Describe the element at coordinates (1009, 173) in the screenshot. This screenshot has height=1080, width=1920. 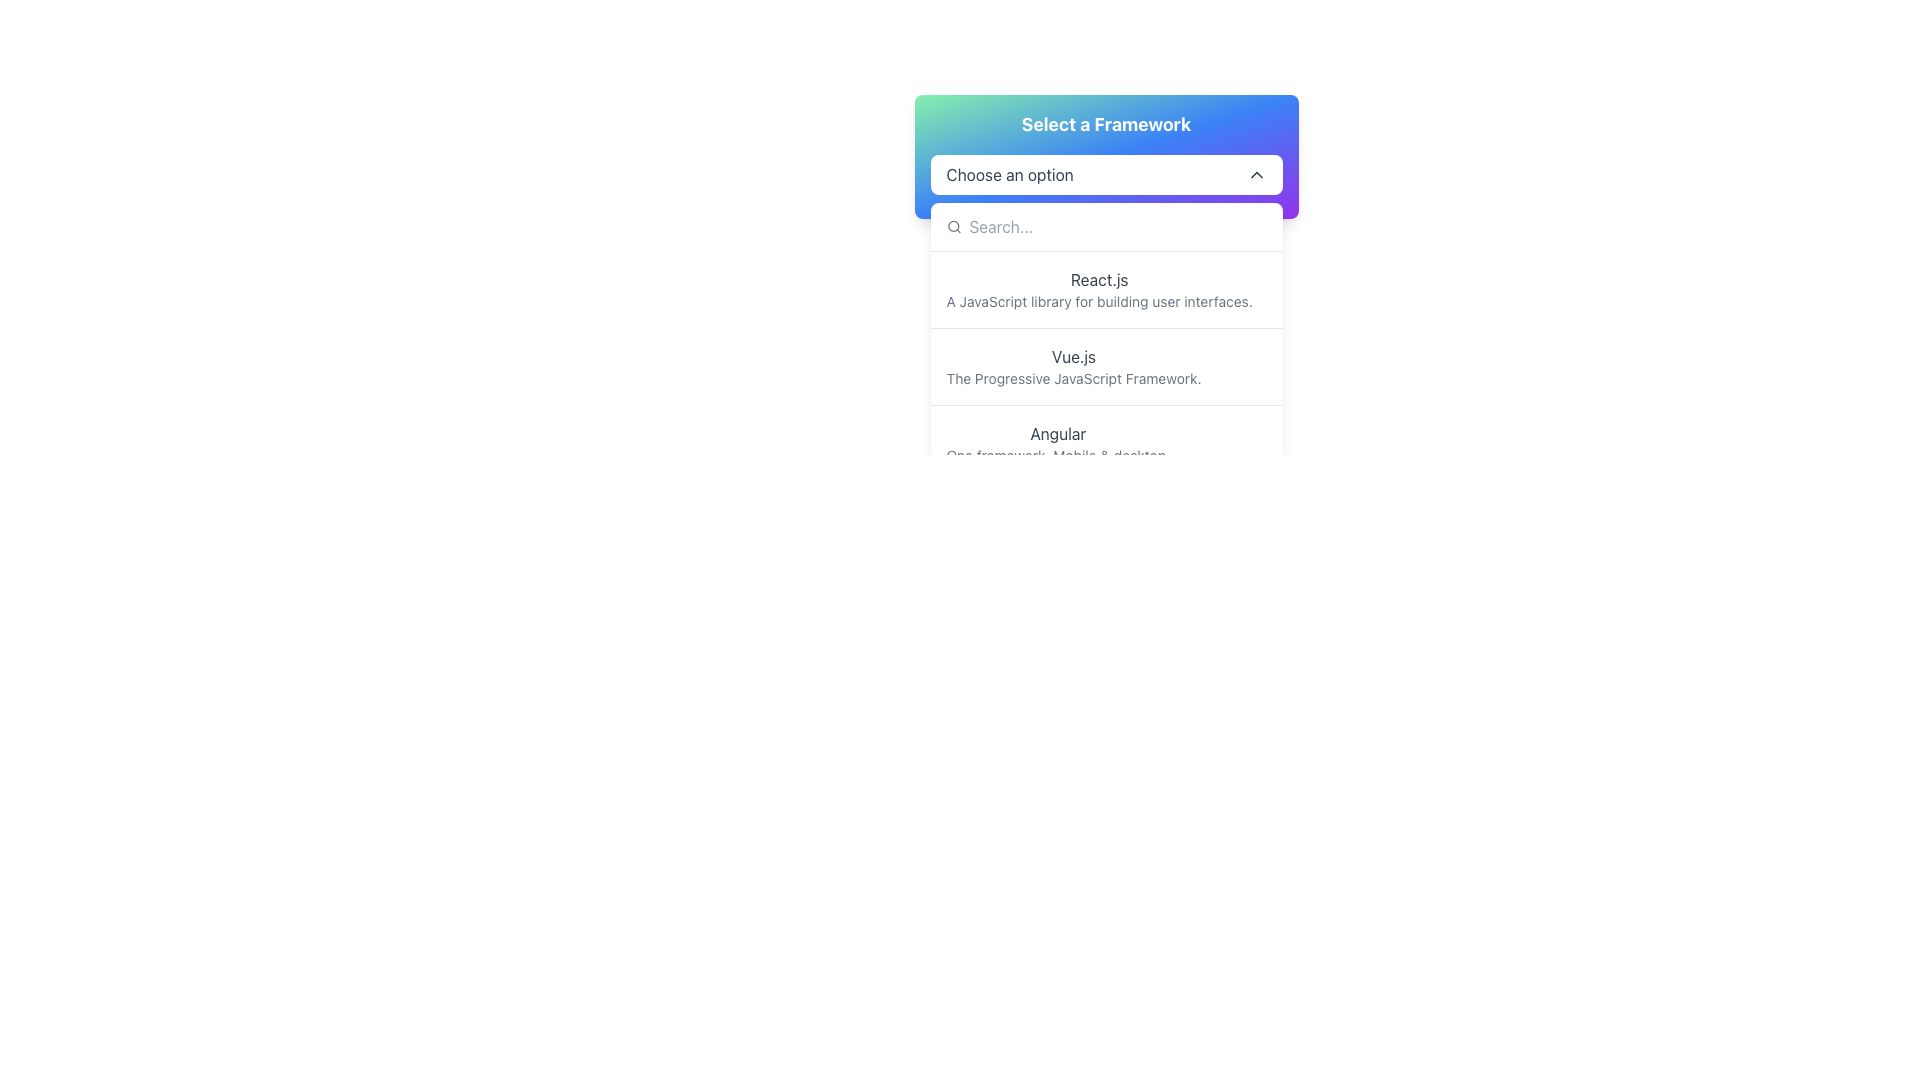
I see `the Text Label in the dropdown menu that guides users` at that location.